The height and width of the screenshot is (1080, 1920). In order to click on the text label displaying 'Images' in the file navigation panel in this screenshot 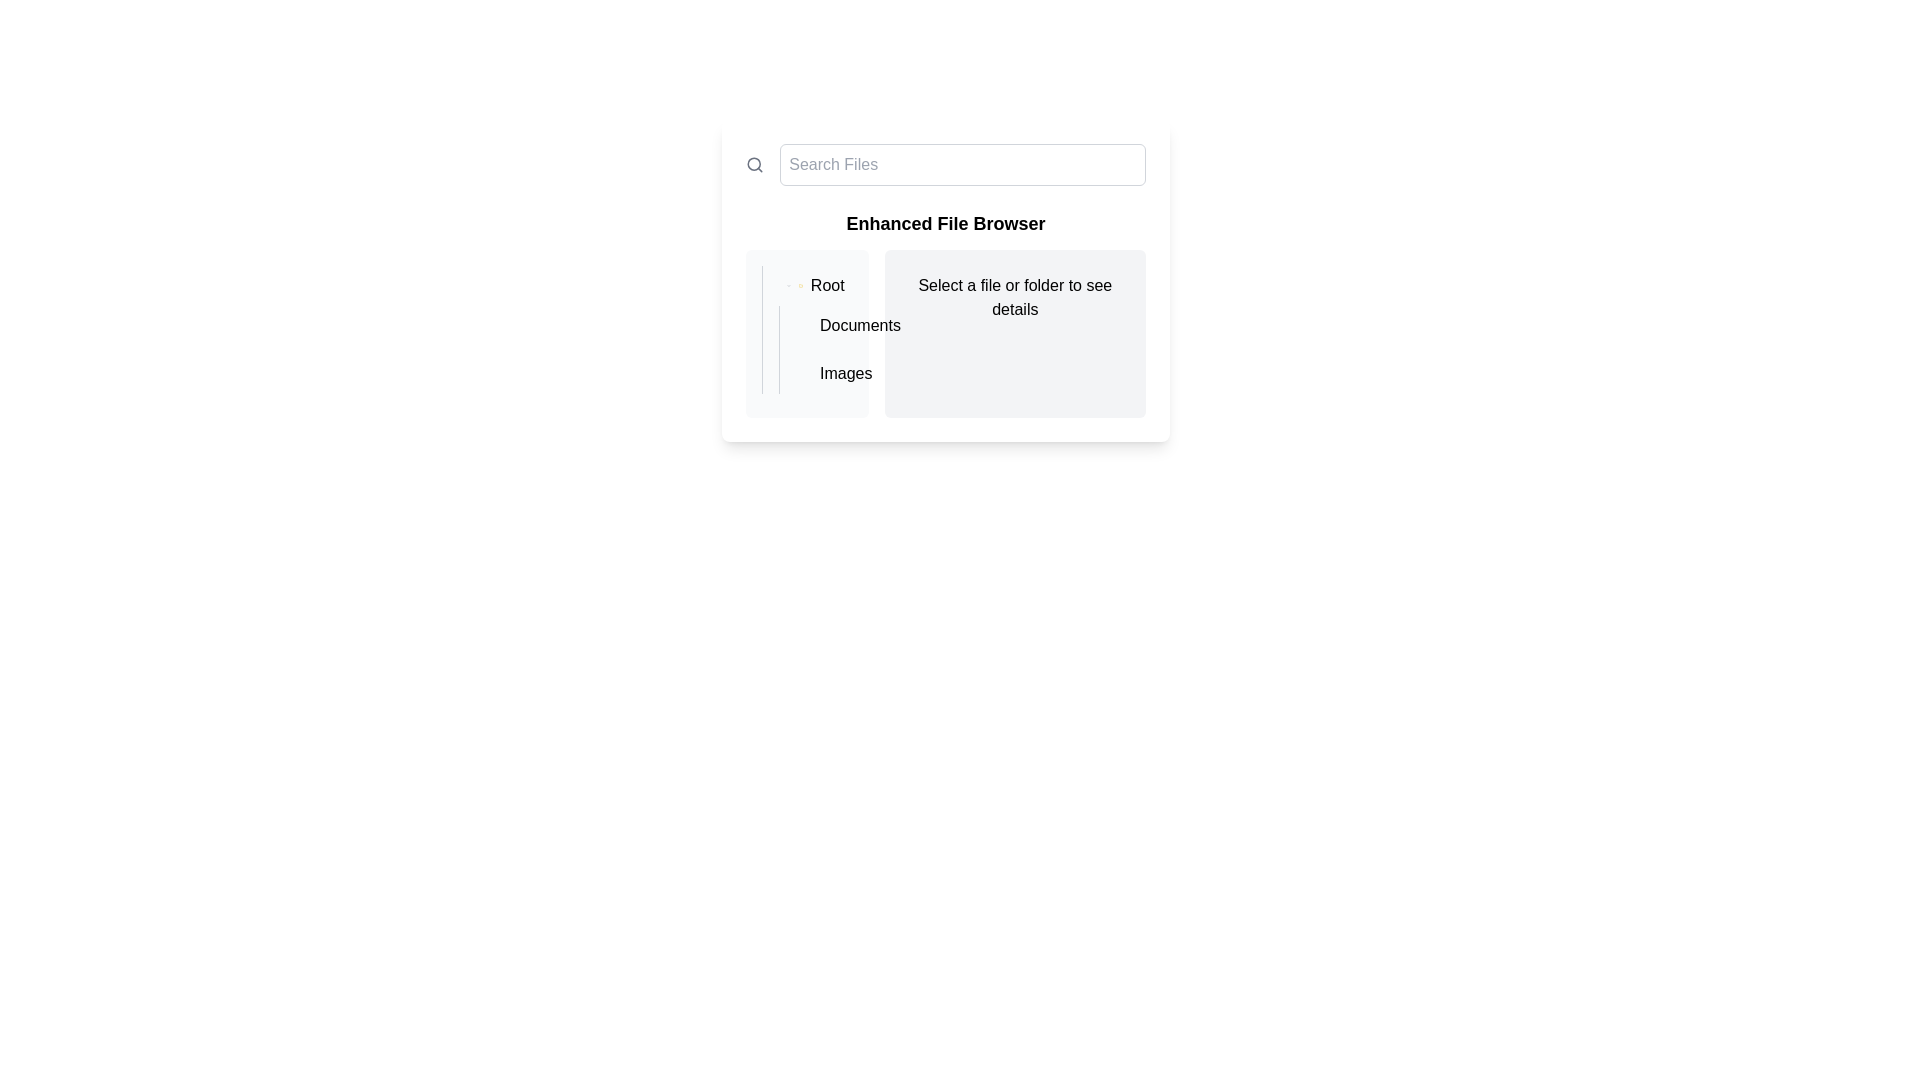, I will do `click(824, 374)`.